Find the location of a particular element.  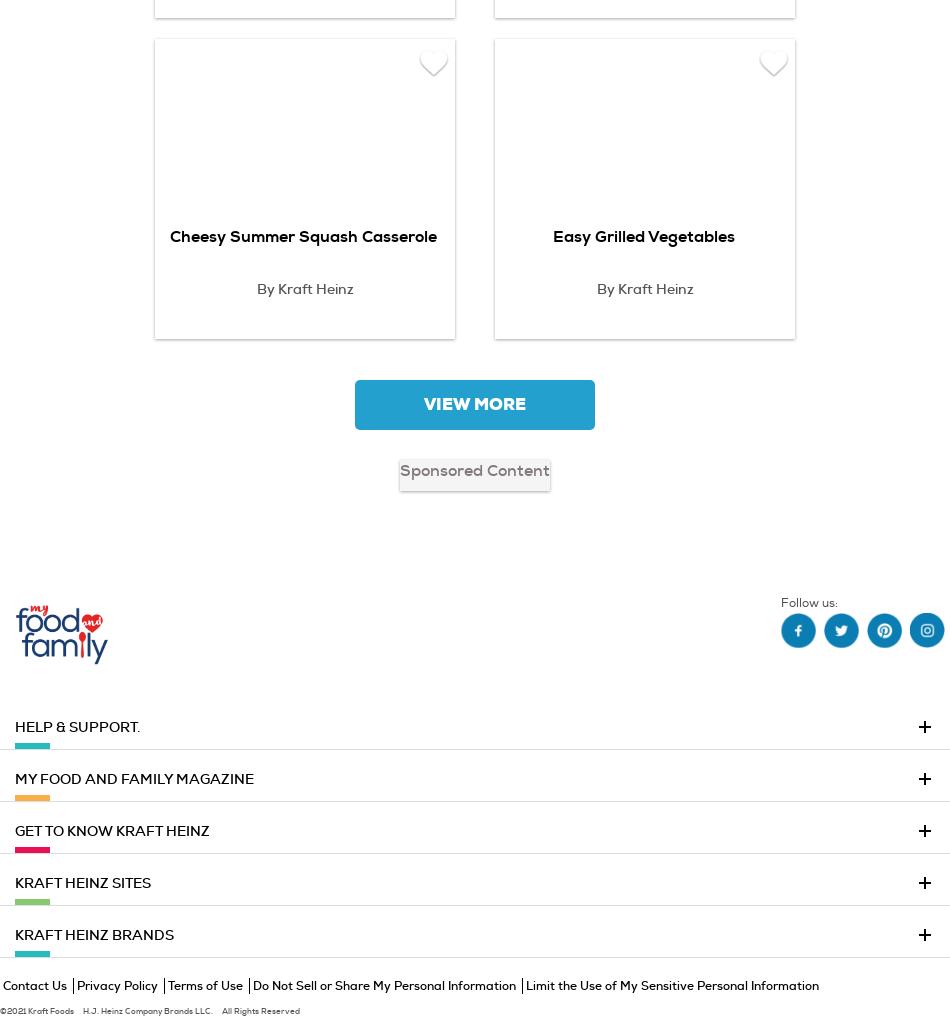

'KRAFT HEINZ BRANDS' is located at coordinates (15, 933).